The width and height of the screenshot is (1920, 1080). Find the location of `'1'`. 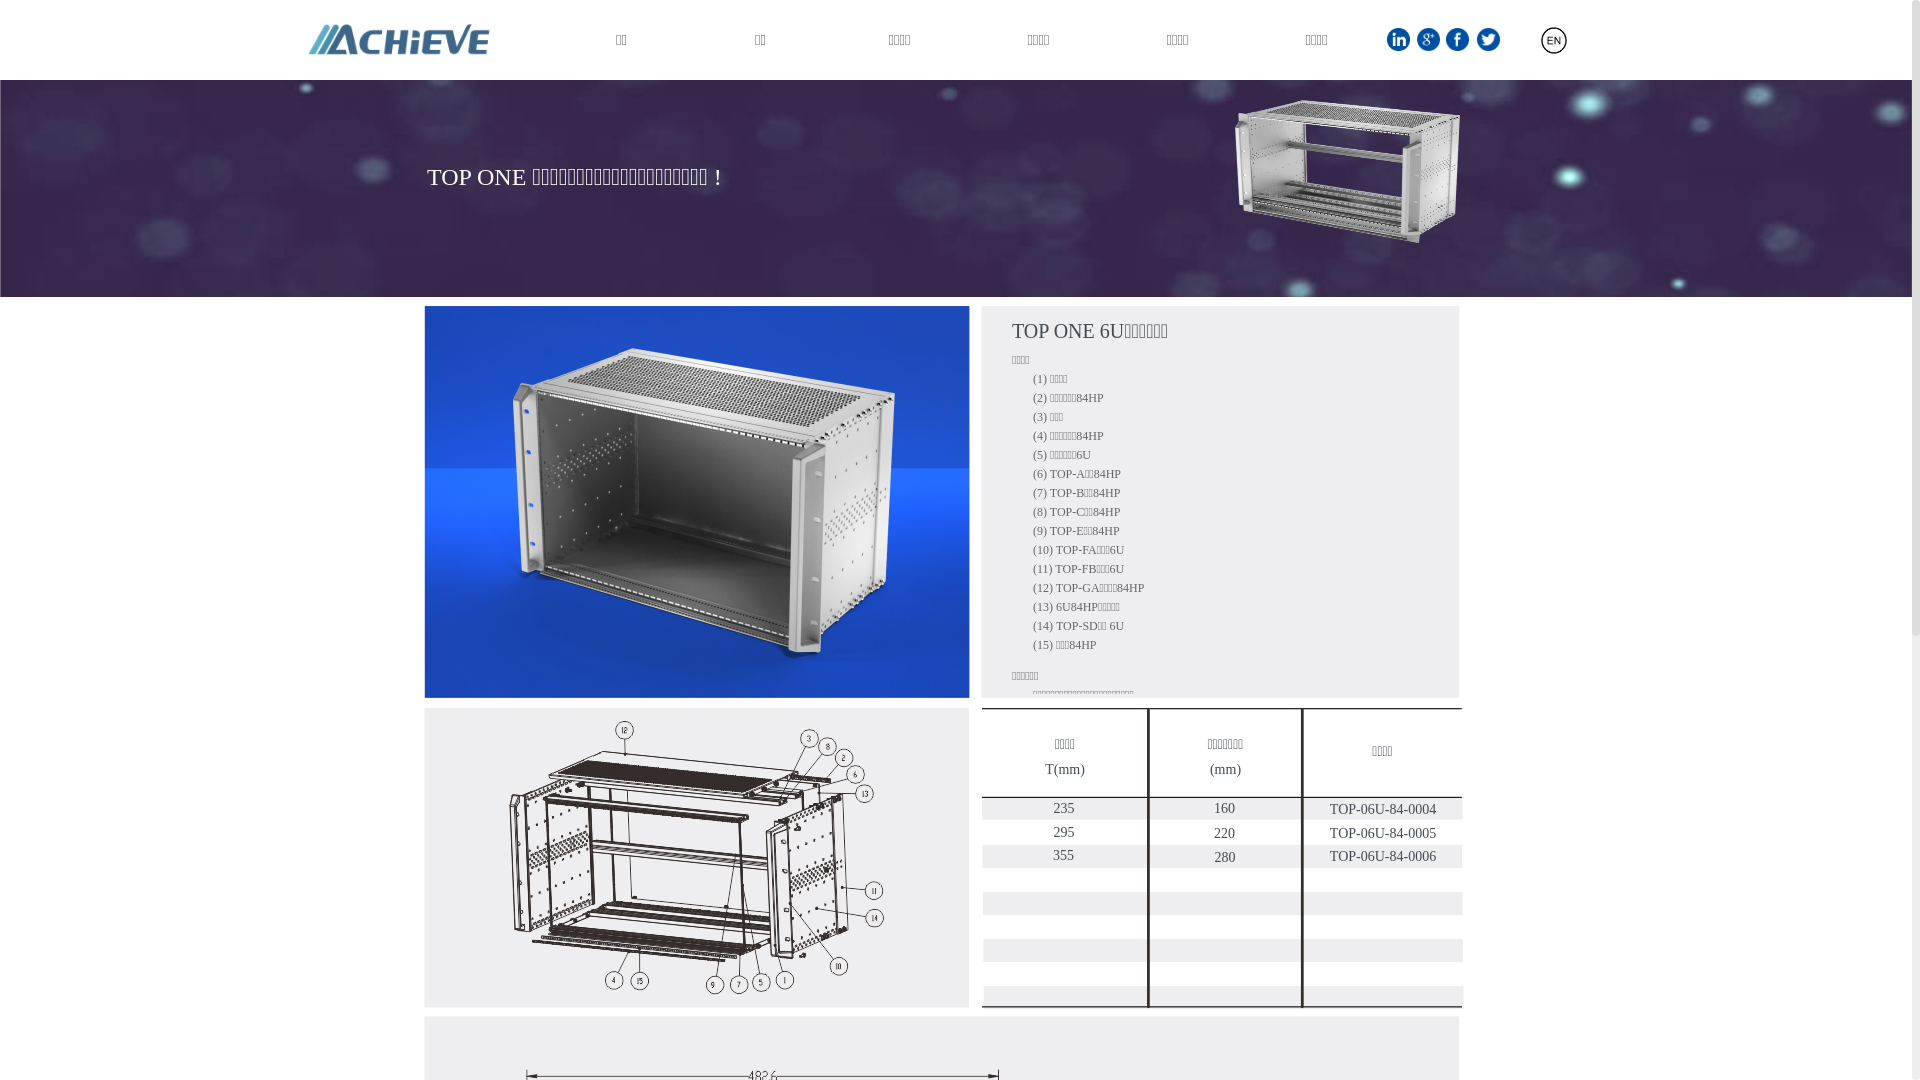

'1' is located at coordinates (696, 500).